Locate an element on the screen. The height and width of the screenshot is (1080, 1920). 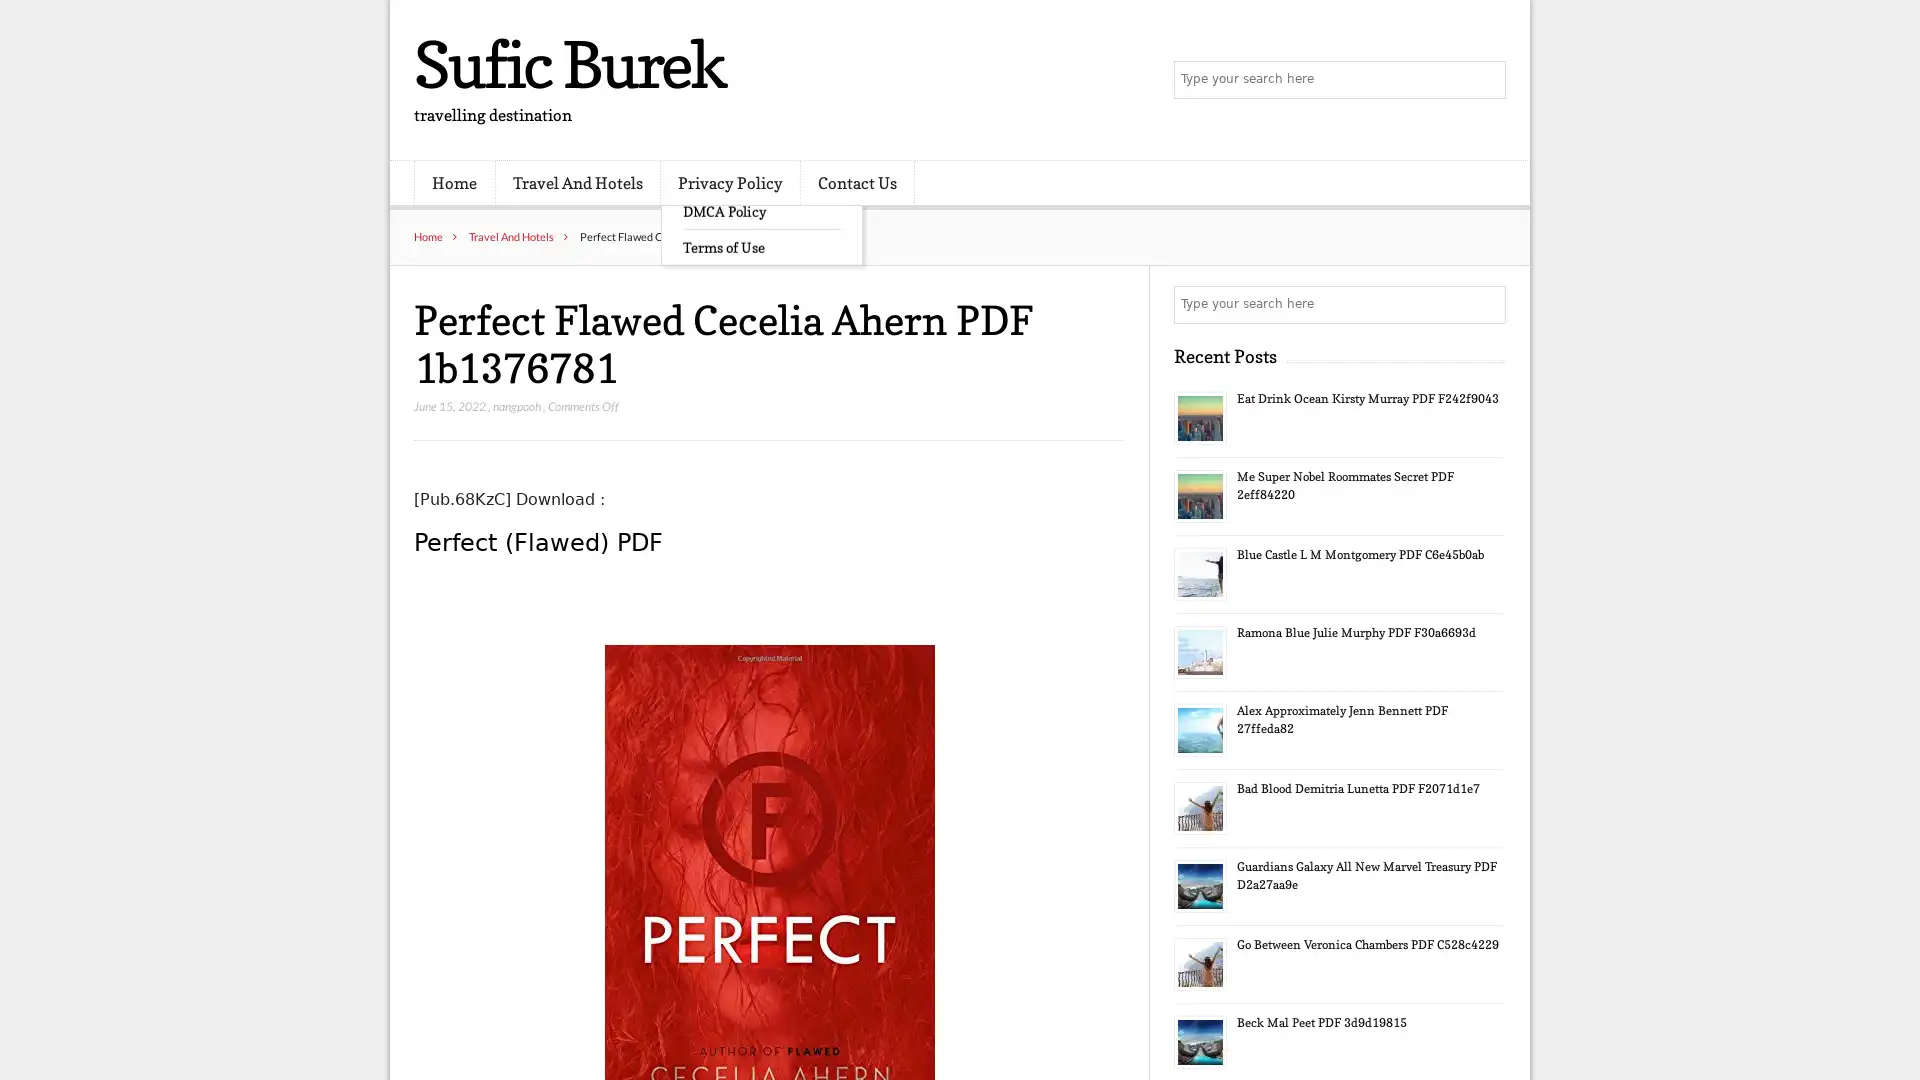
Search is located at coordinates (1485, 80).